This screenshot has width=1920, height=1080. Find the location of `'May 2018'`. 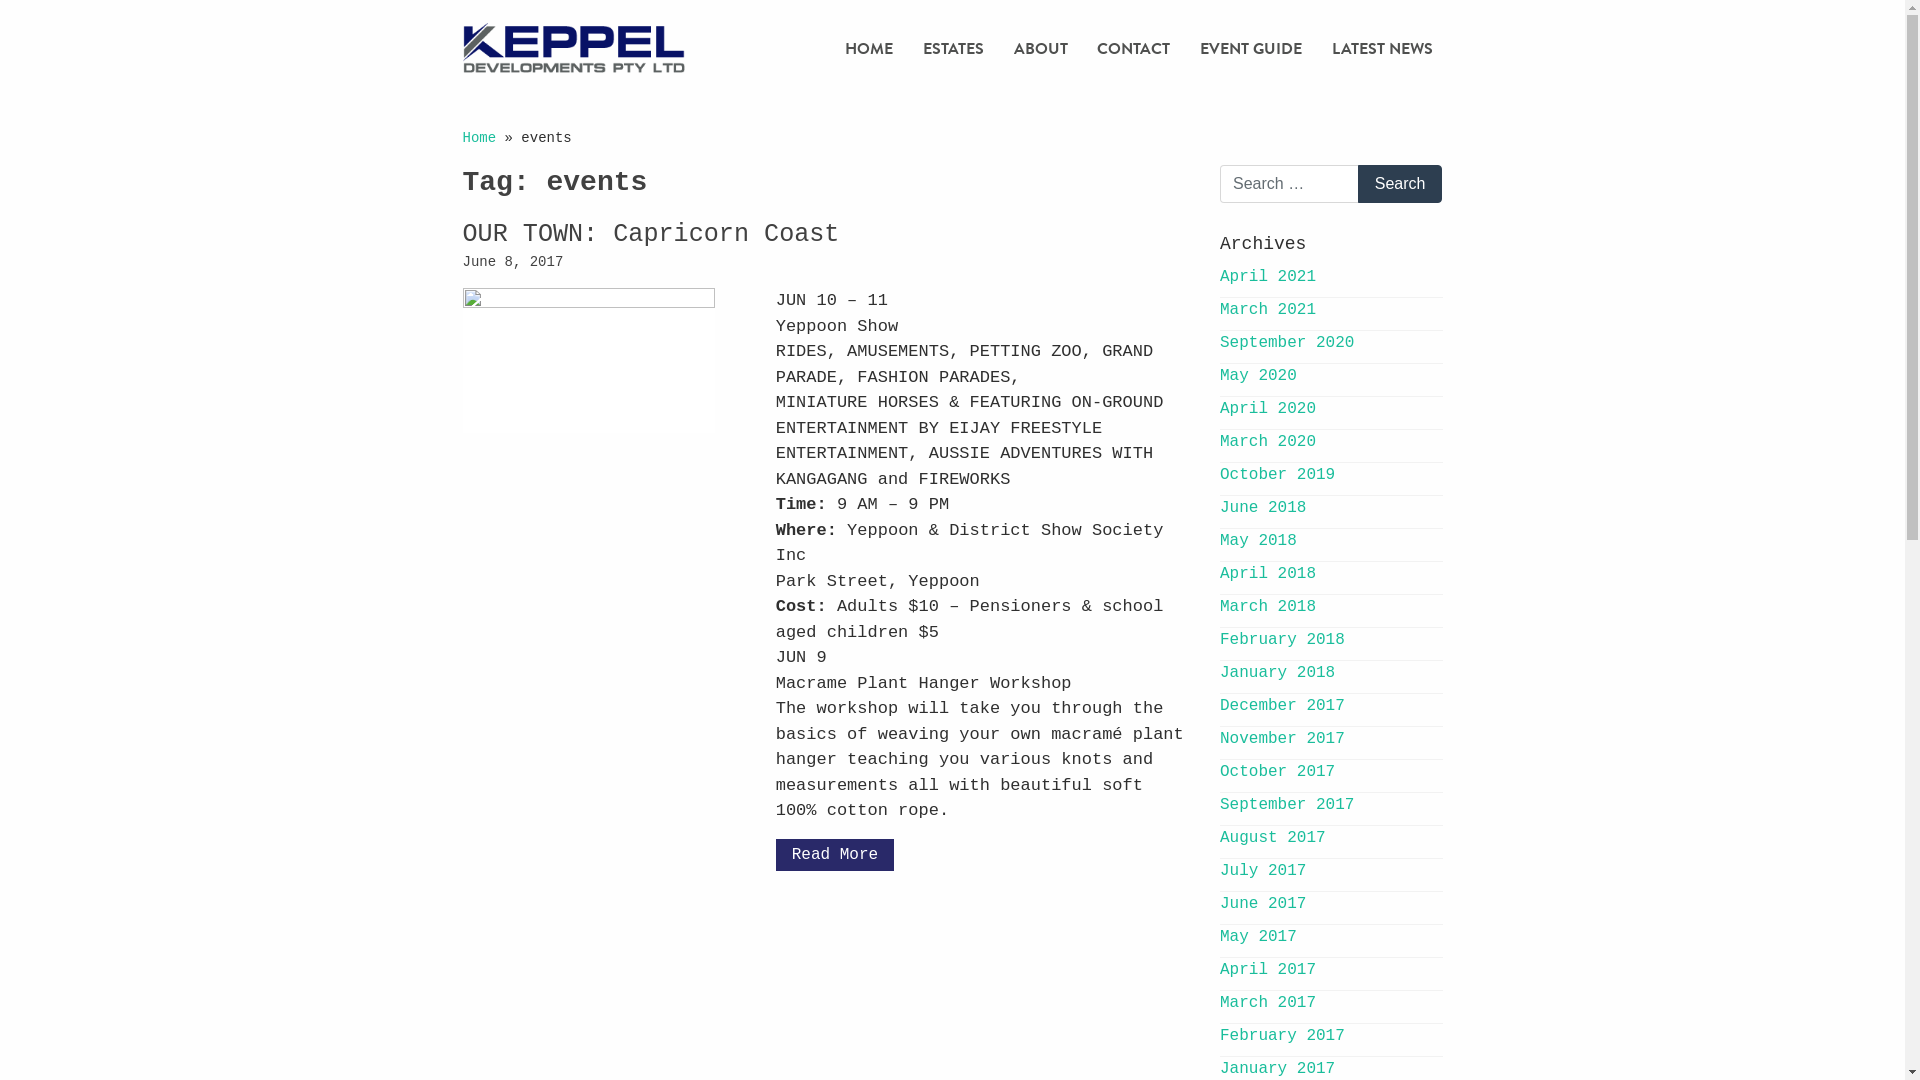

'May 2018' is located at coordinates (1257, 540).